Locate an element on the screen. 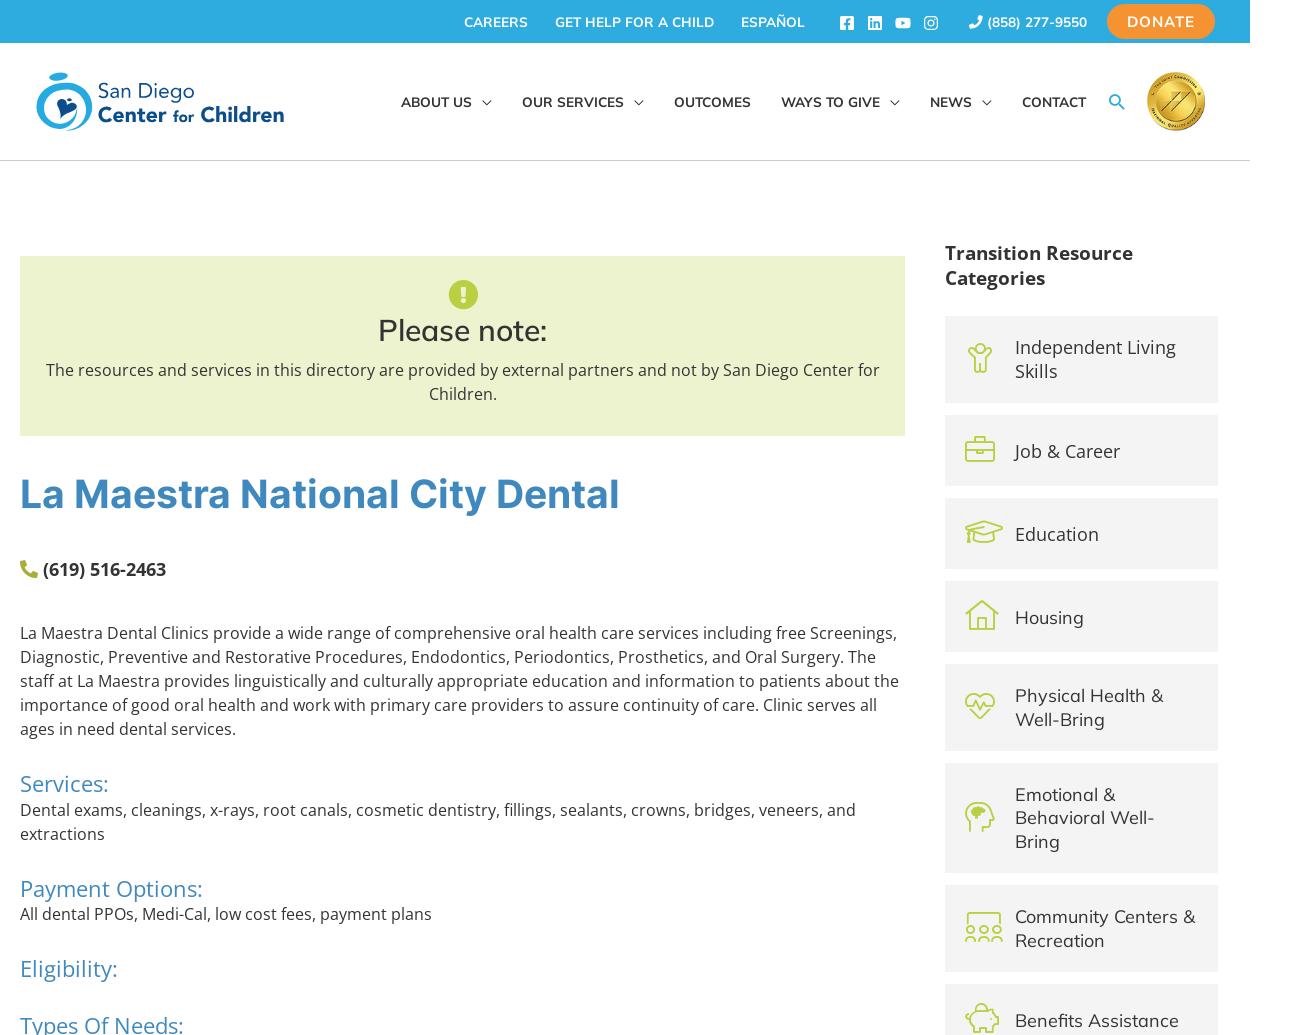 This screenshot has height=1035, width=1300. 'Emotional & Behavioral Well-Bring' is located at coordinates (1083, 816).